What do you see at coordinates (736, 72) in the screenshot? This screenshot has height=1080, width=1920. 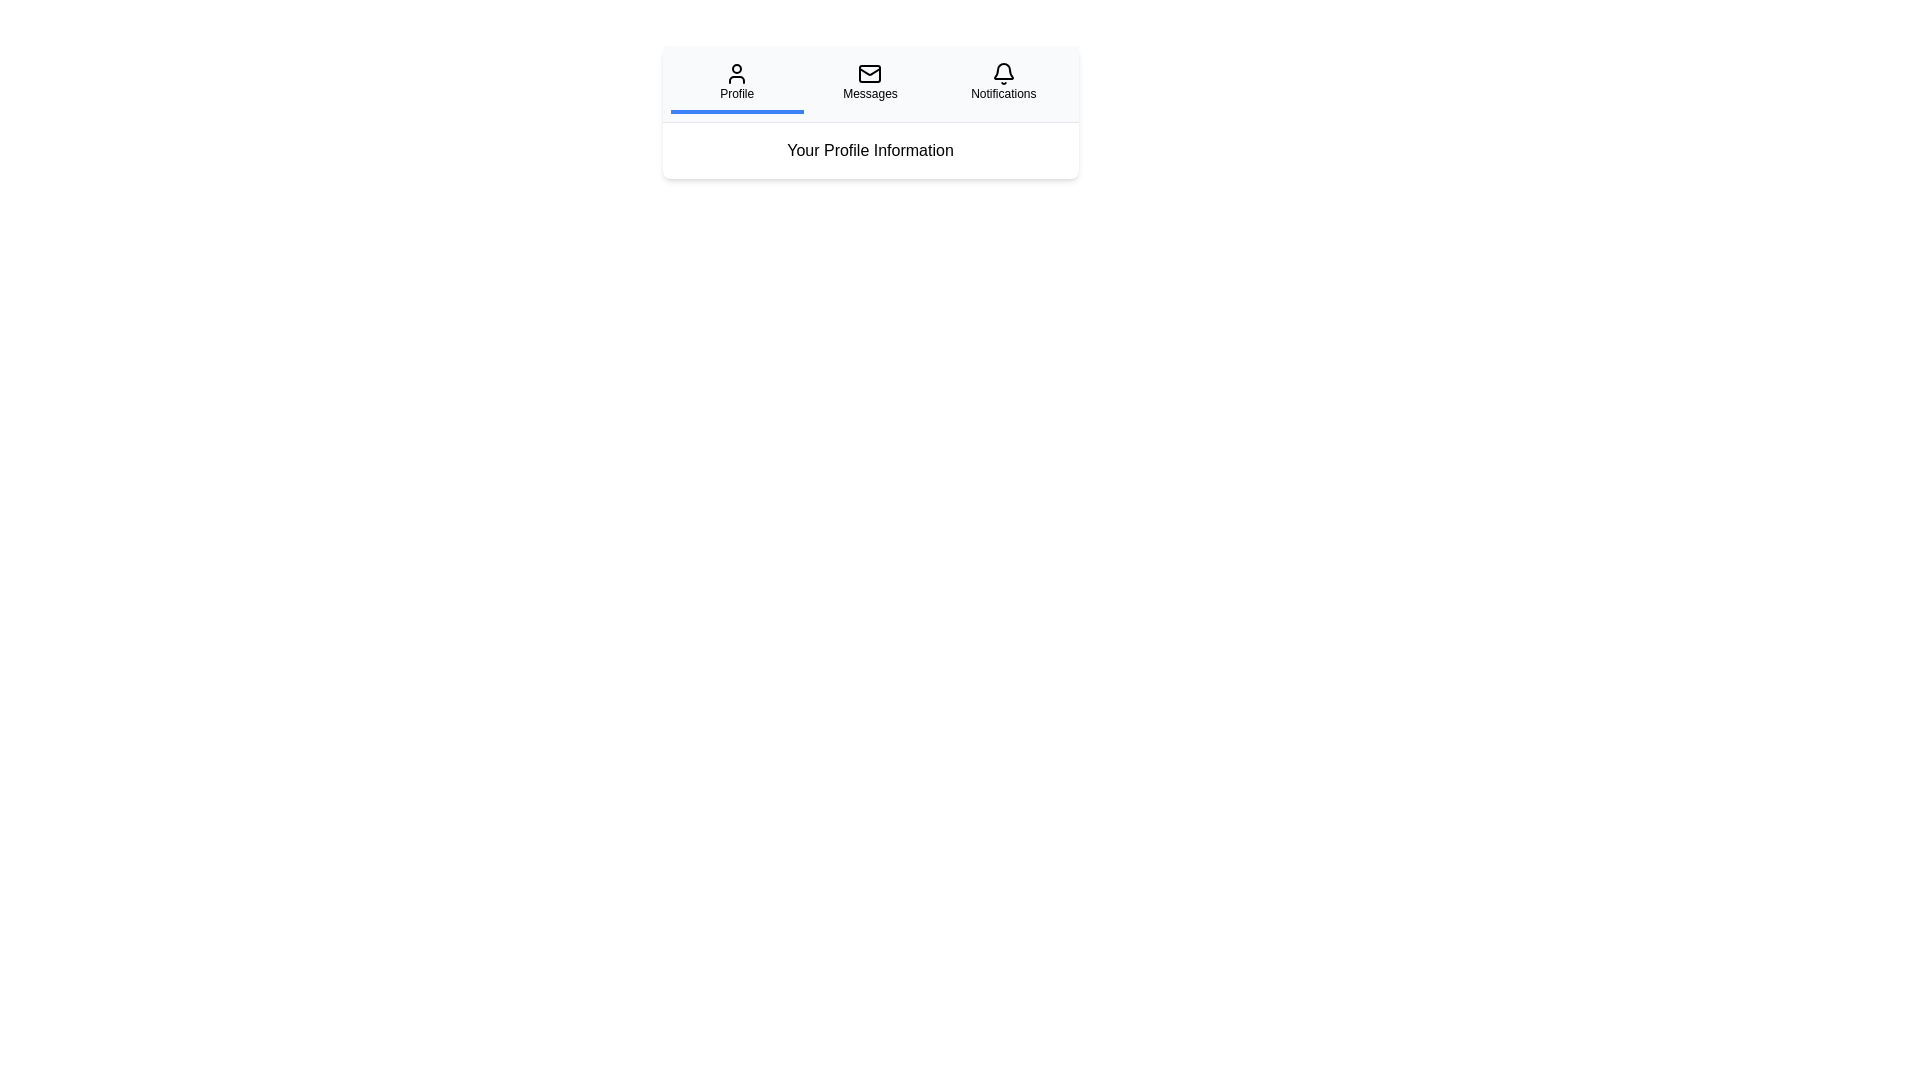 I see `the user icon representing the 'Profile' tab, which is a simplistic black human figure located above the 'Profile' label in the navigation bar` at bounding box center [736, 72].